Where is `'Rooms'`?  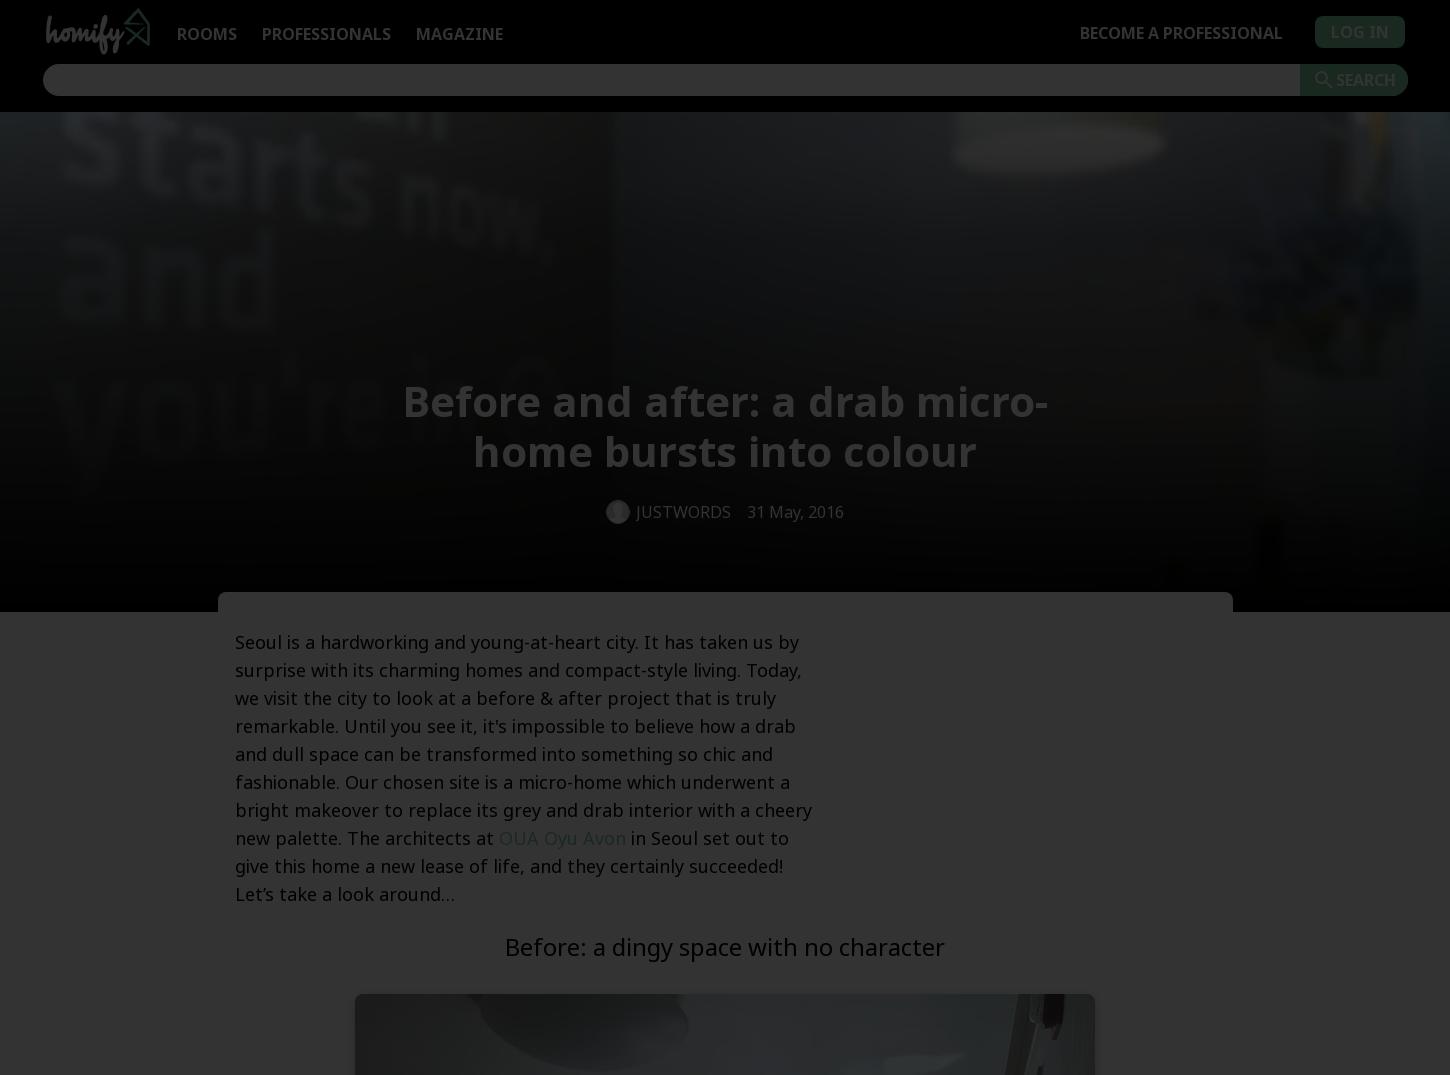 'Rooms' is located at coordinates (205, 32).